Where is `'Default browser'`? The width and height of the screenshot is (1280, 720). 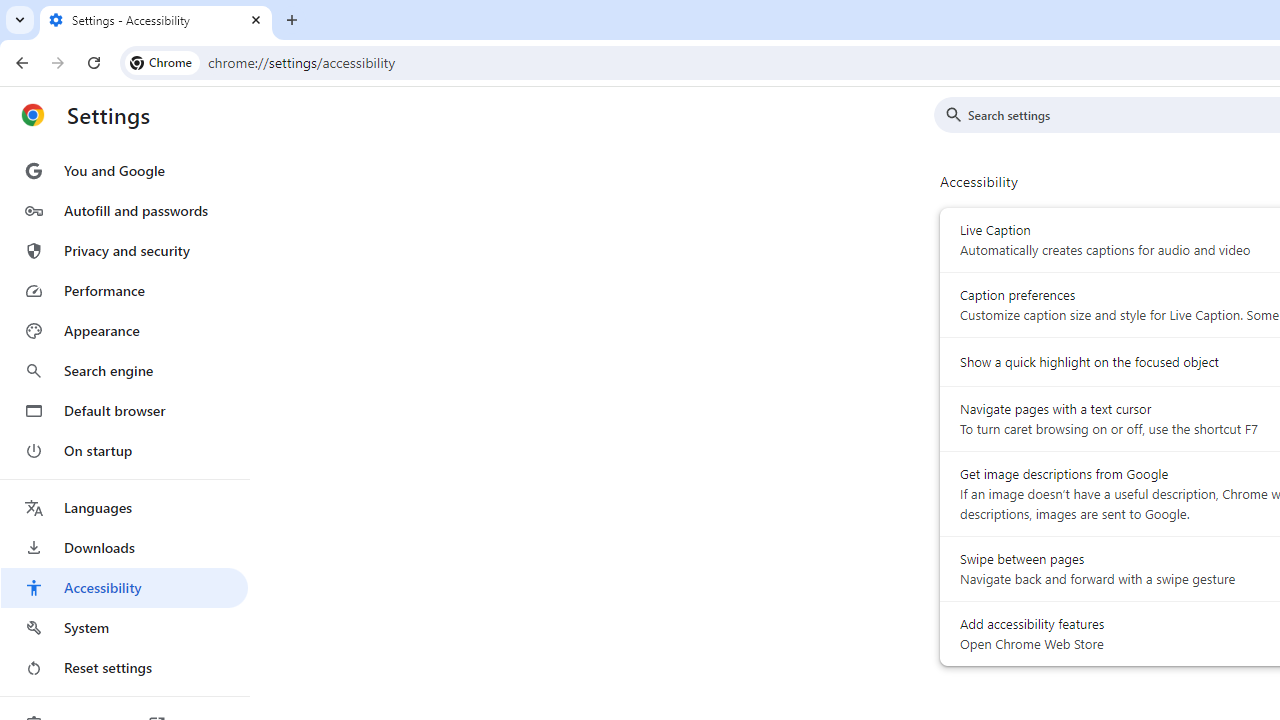 'Default browser' is located at coordinates (123, 410).